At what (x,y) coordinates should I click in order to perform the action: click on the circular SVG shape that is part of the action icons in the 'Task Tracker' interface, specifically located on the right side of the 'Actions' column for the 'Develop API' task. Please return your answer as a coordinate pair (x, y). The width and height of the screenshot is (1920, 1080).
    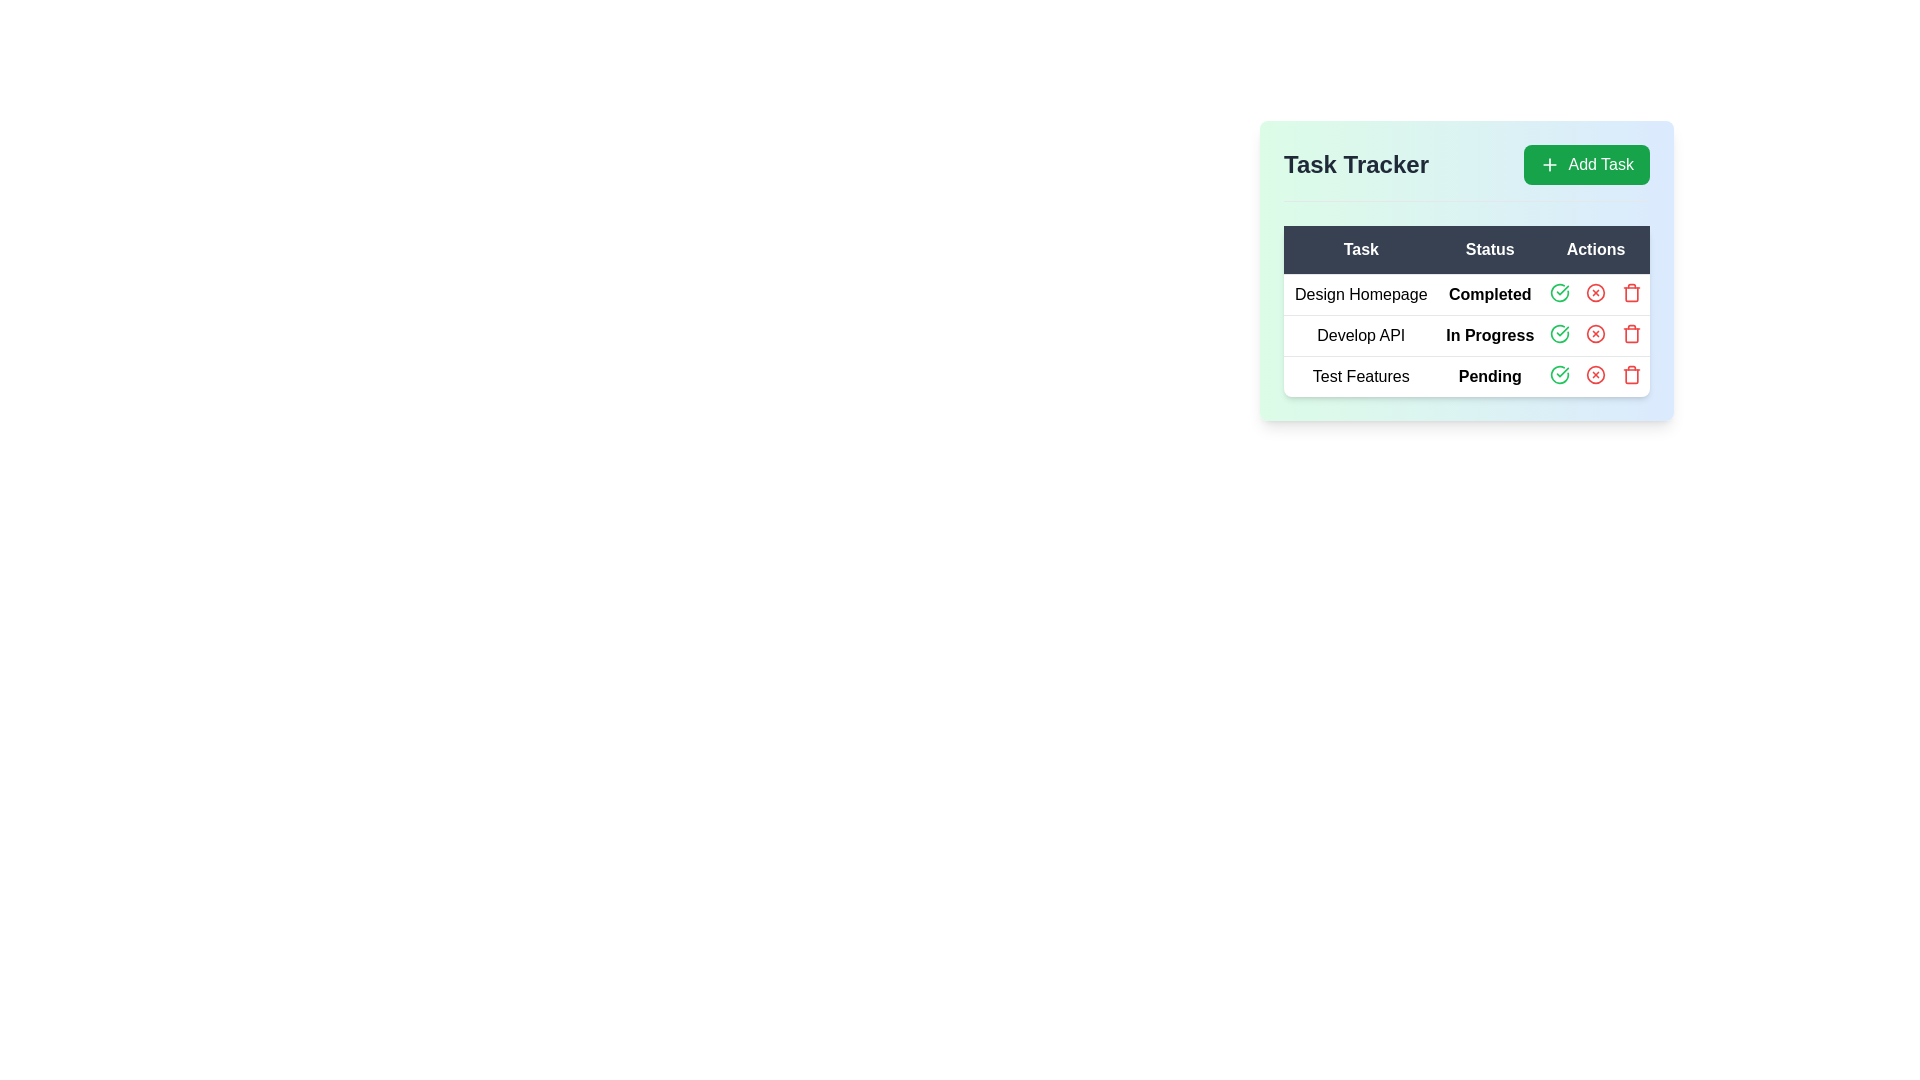
    Looking at the image, I should click on (1595, 293).